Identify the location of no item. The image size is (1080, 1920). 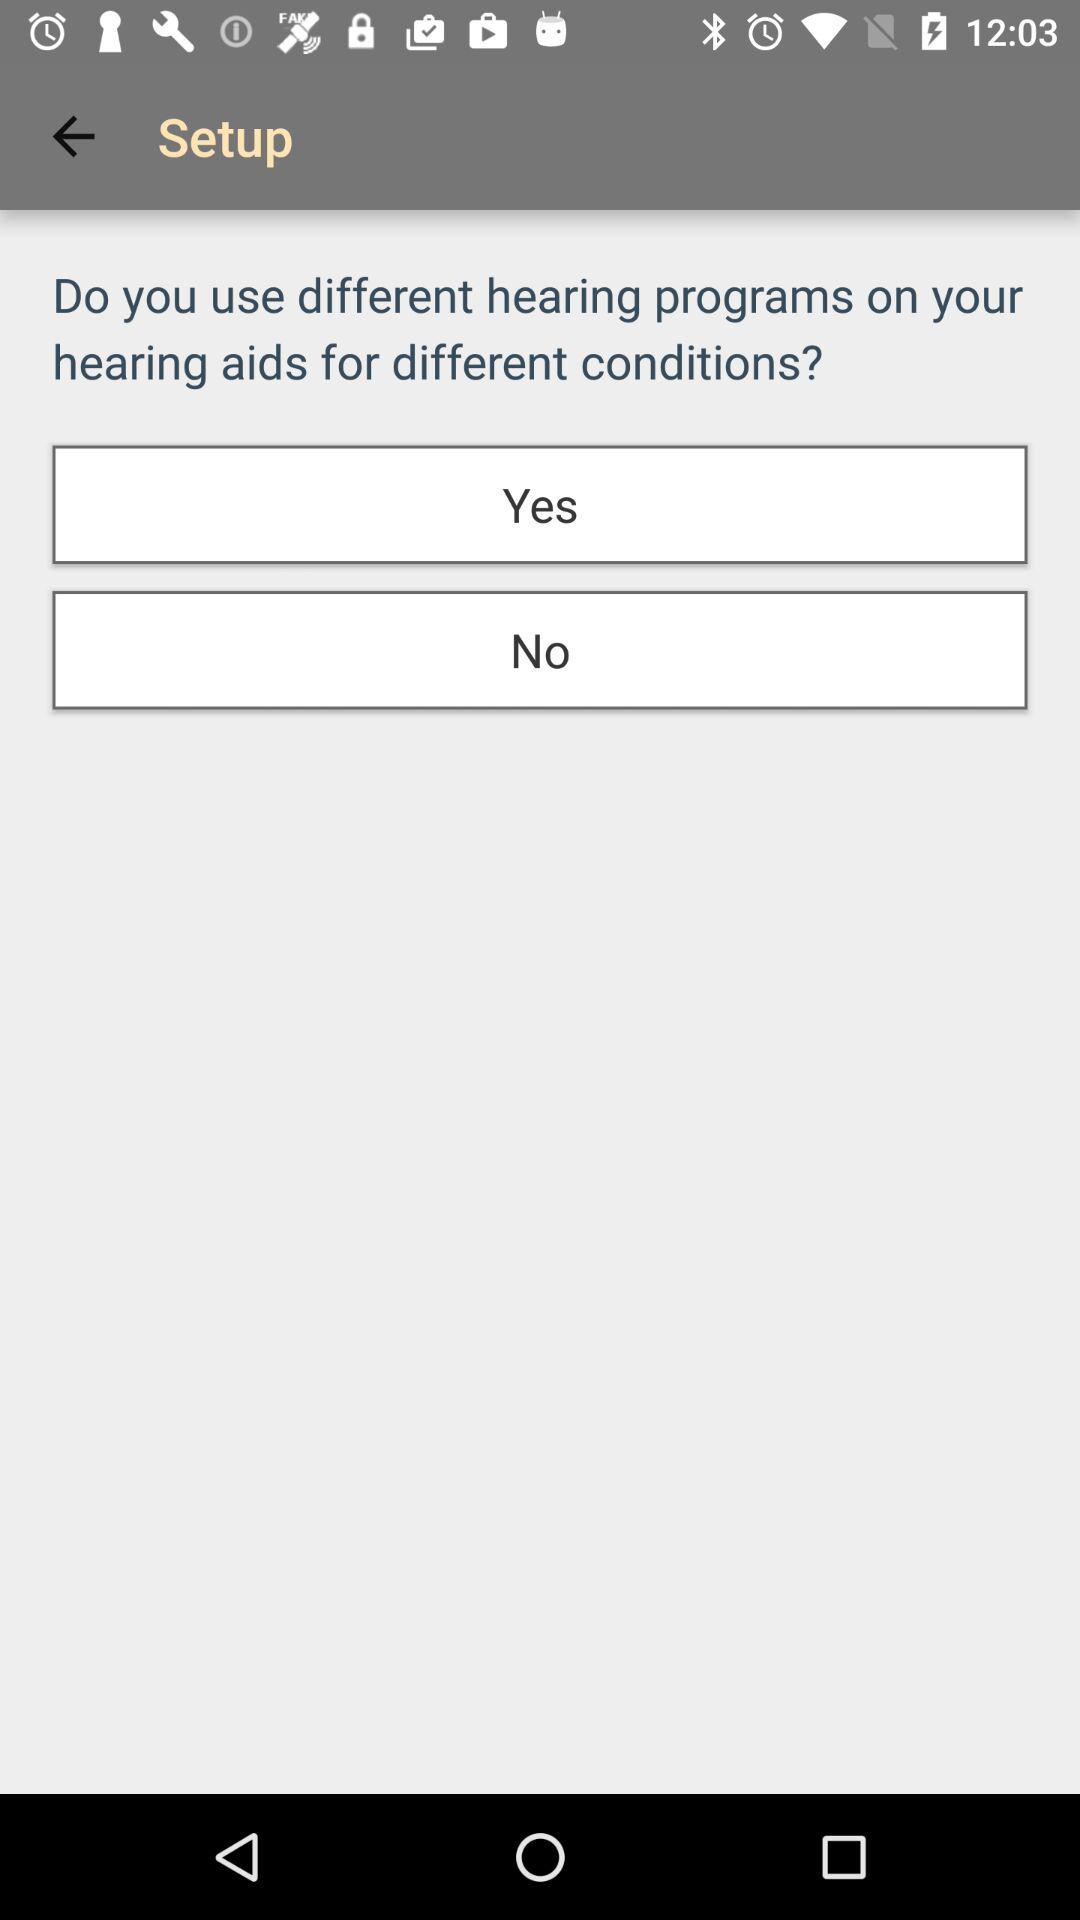
(540, 650).